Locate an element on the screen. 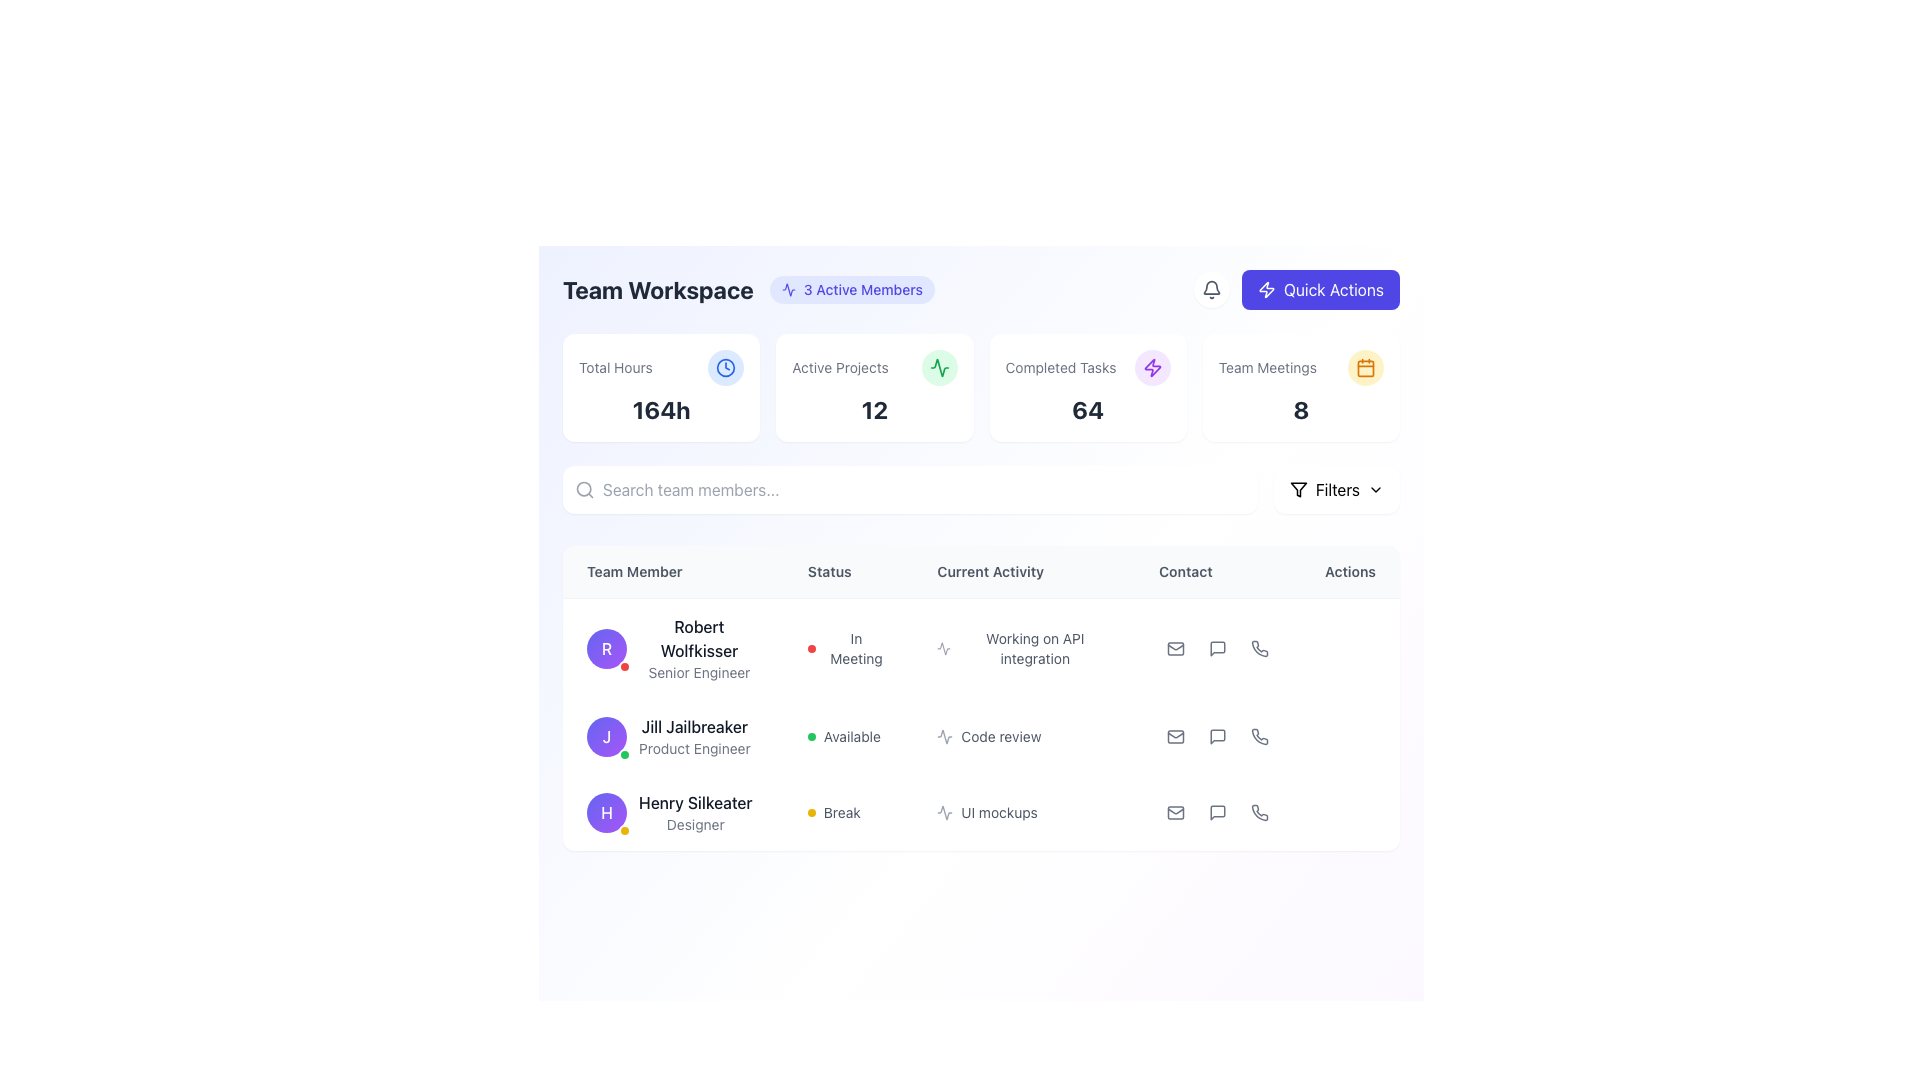  the green waveform icon located within the 'Active Projects' card at the top center of the interface, which features an irregular oscillating line and is the third icon among its siblings is located at coordinates (938, 367).